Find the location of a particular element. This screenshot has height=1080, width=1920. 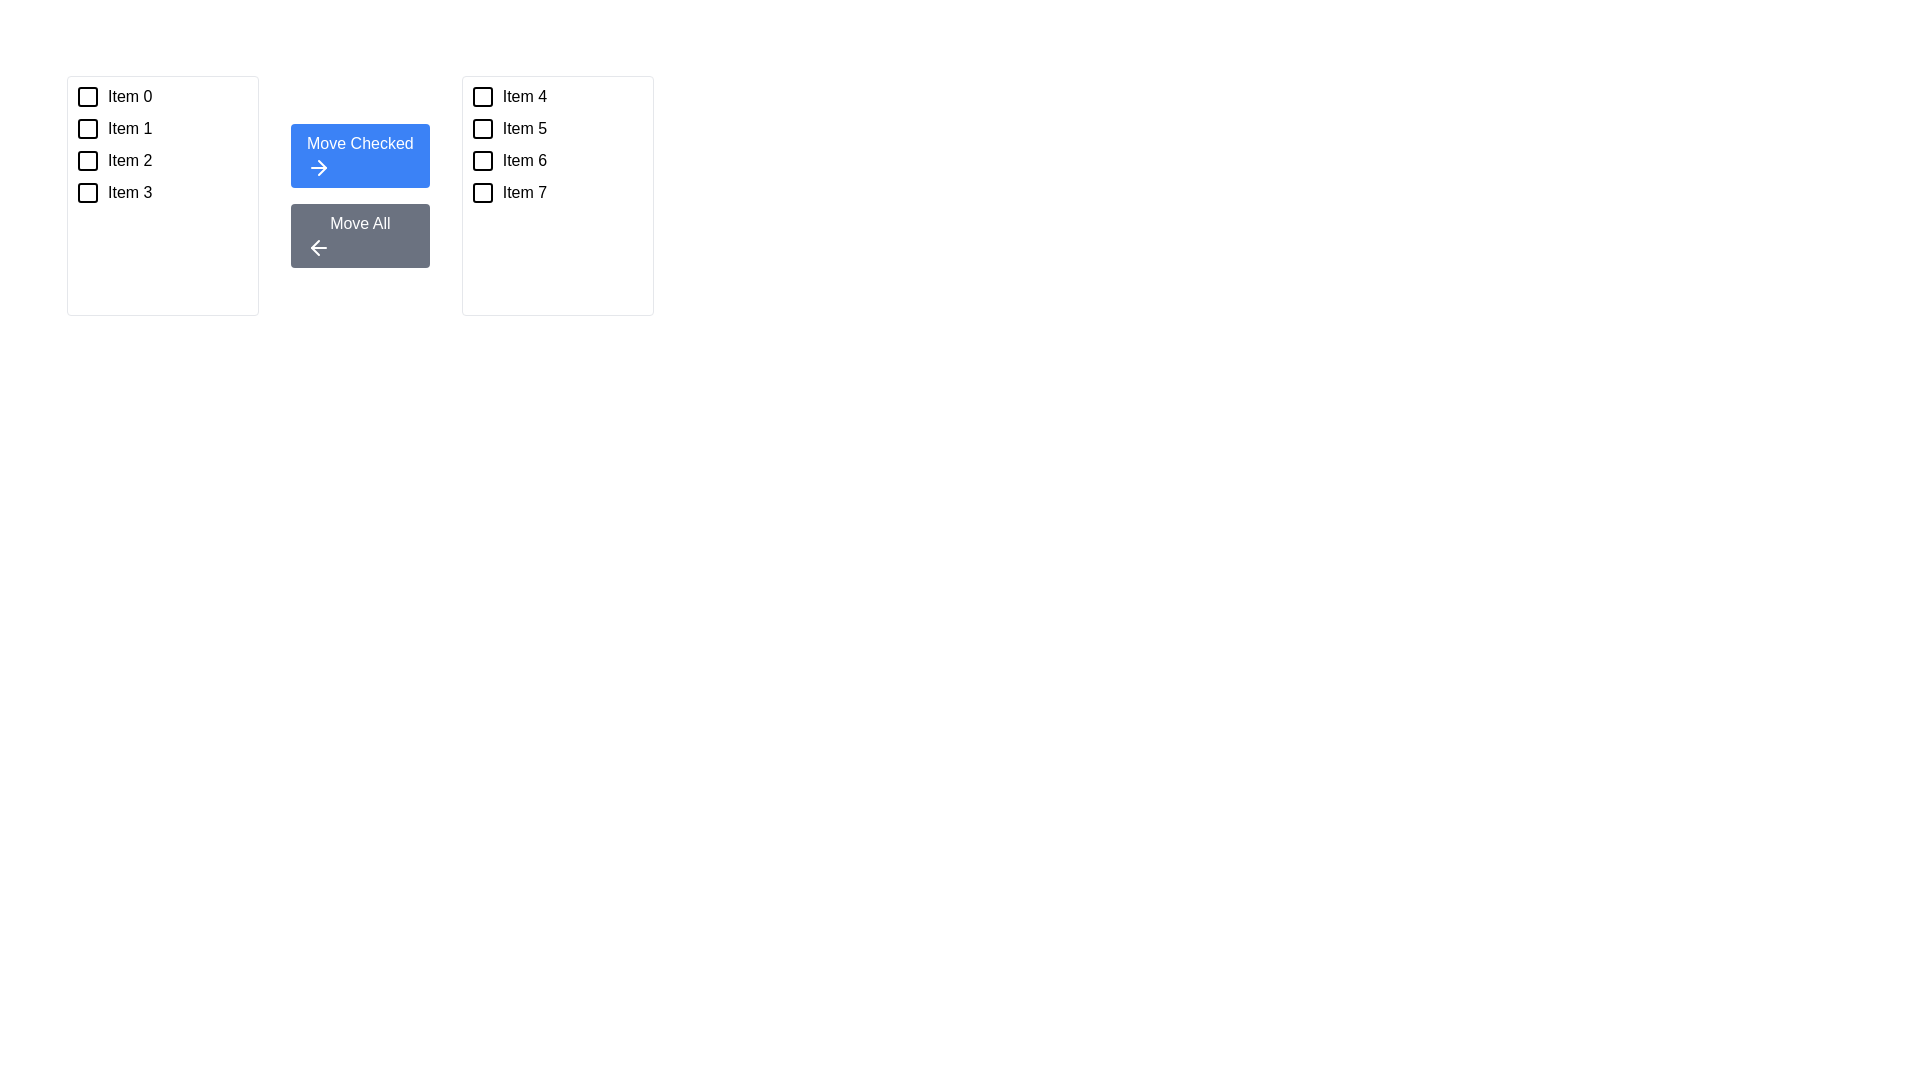

the 'Move Checked' button that contains the right arrow icon is located at coordinates (322, 167).